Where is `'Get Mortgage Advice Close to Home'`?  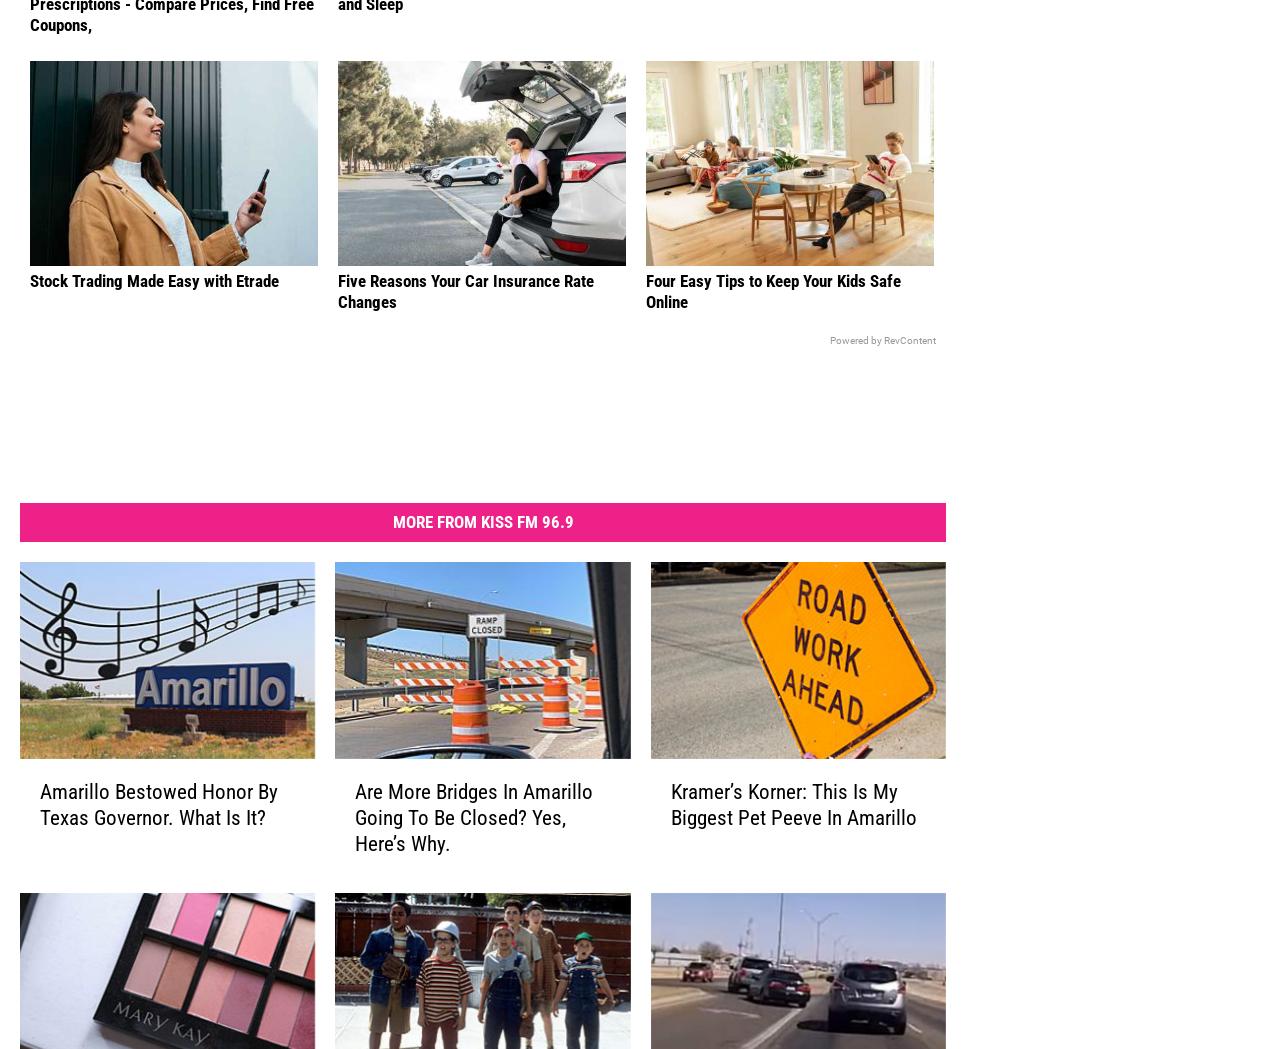
'Get Mortgage Advice Close to Home' is located at coordinates (768, 14).